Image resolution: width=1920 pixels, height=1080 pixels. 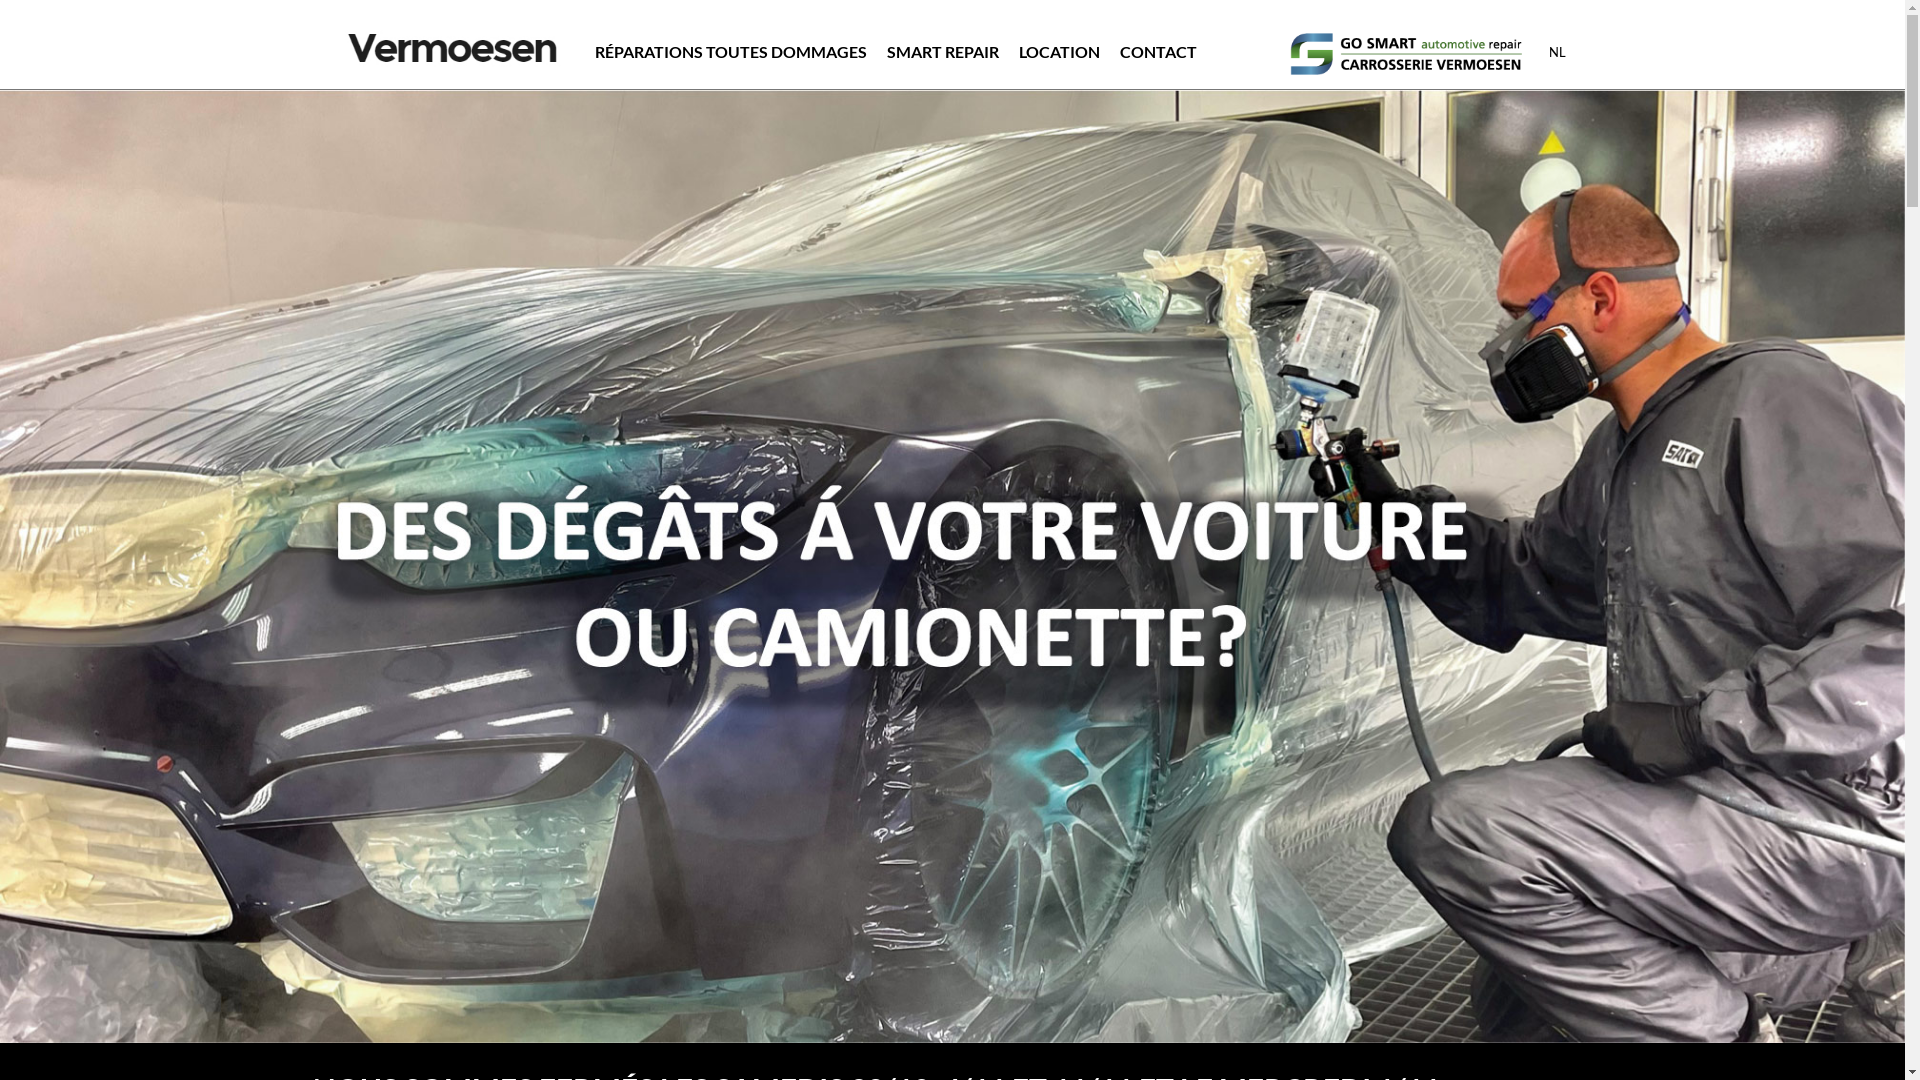 I want to click on 'SMART REPAIR', so click(x=885, y=50).